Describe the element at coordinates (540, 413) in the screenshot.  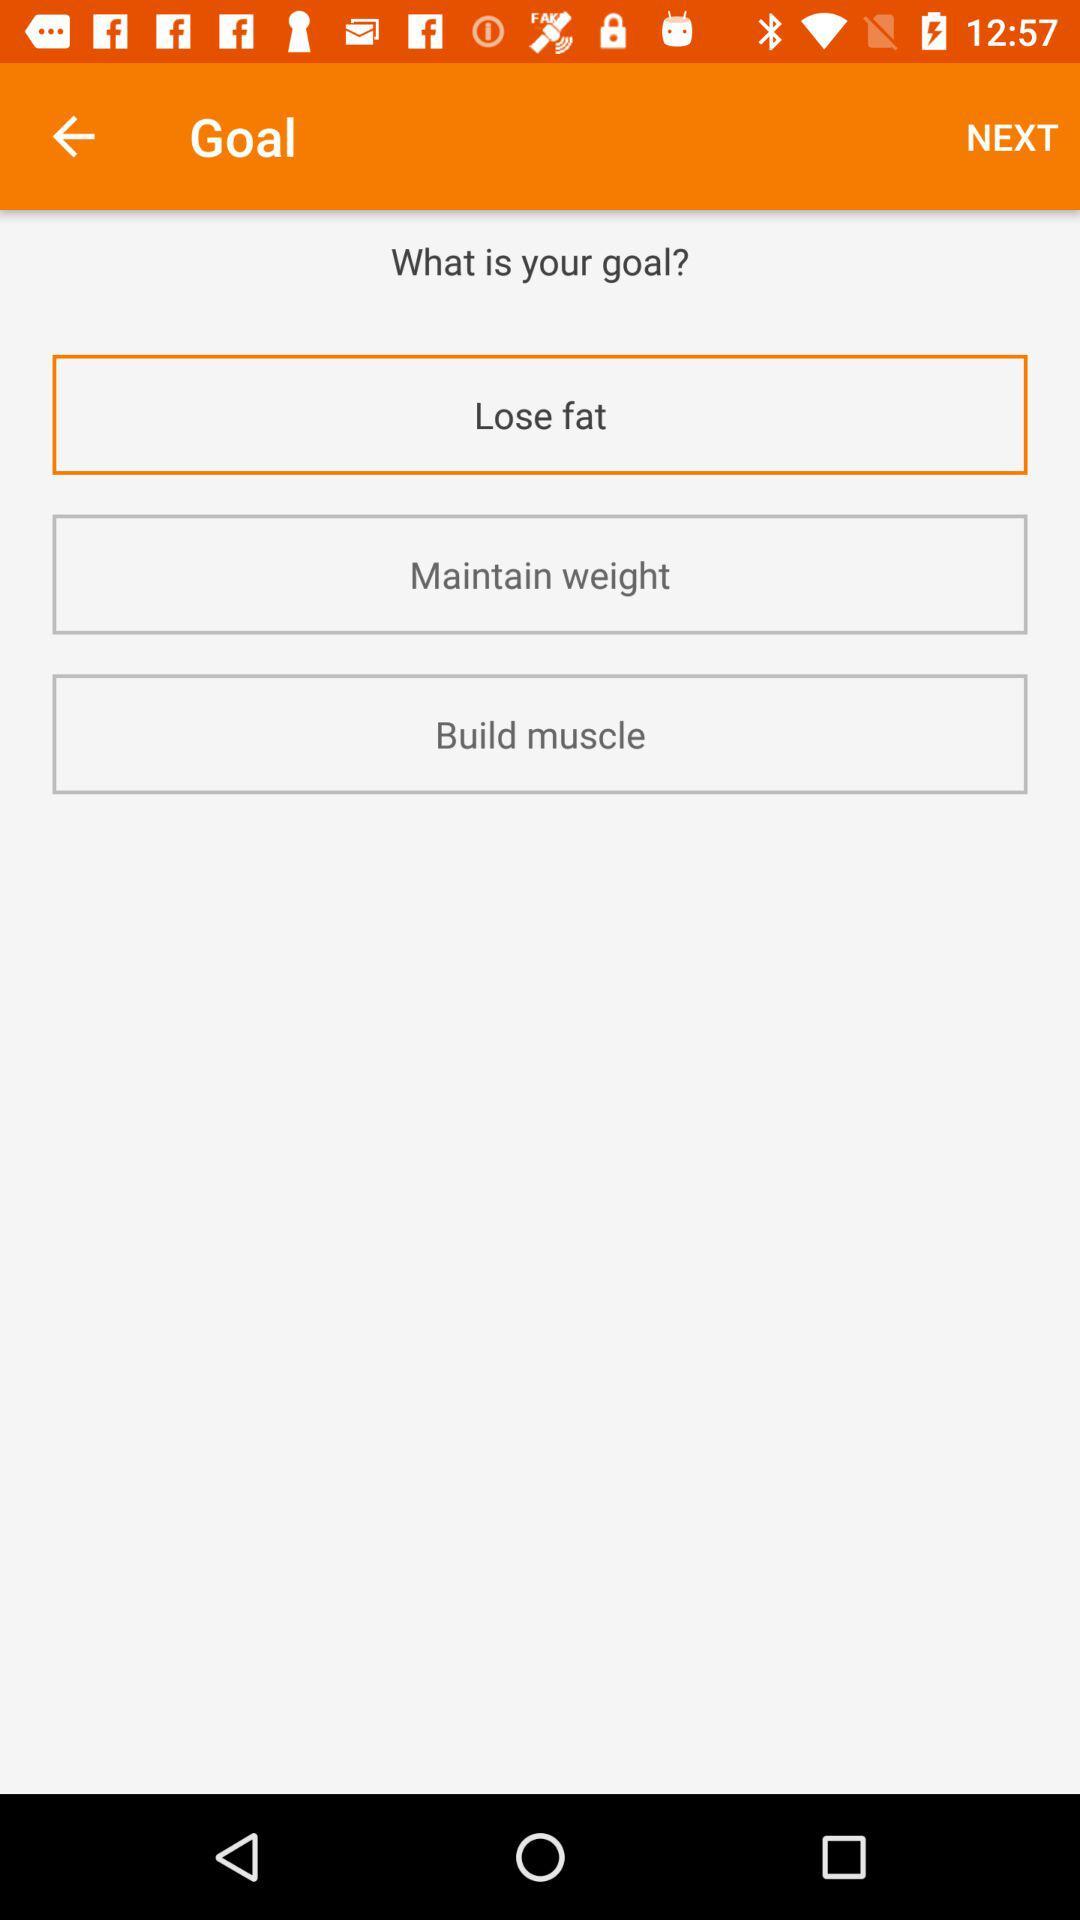
I see `lose fat item` at that location.